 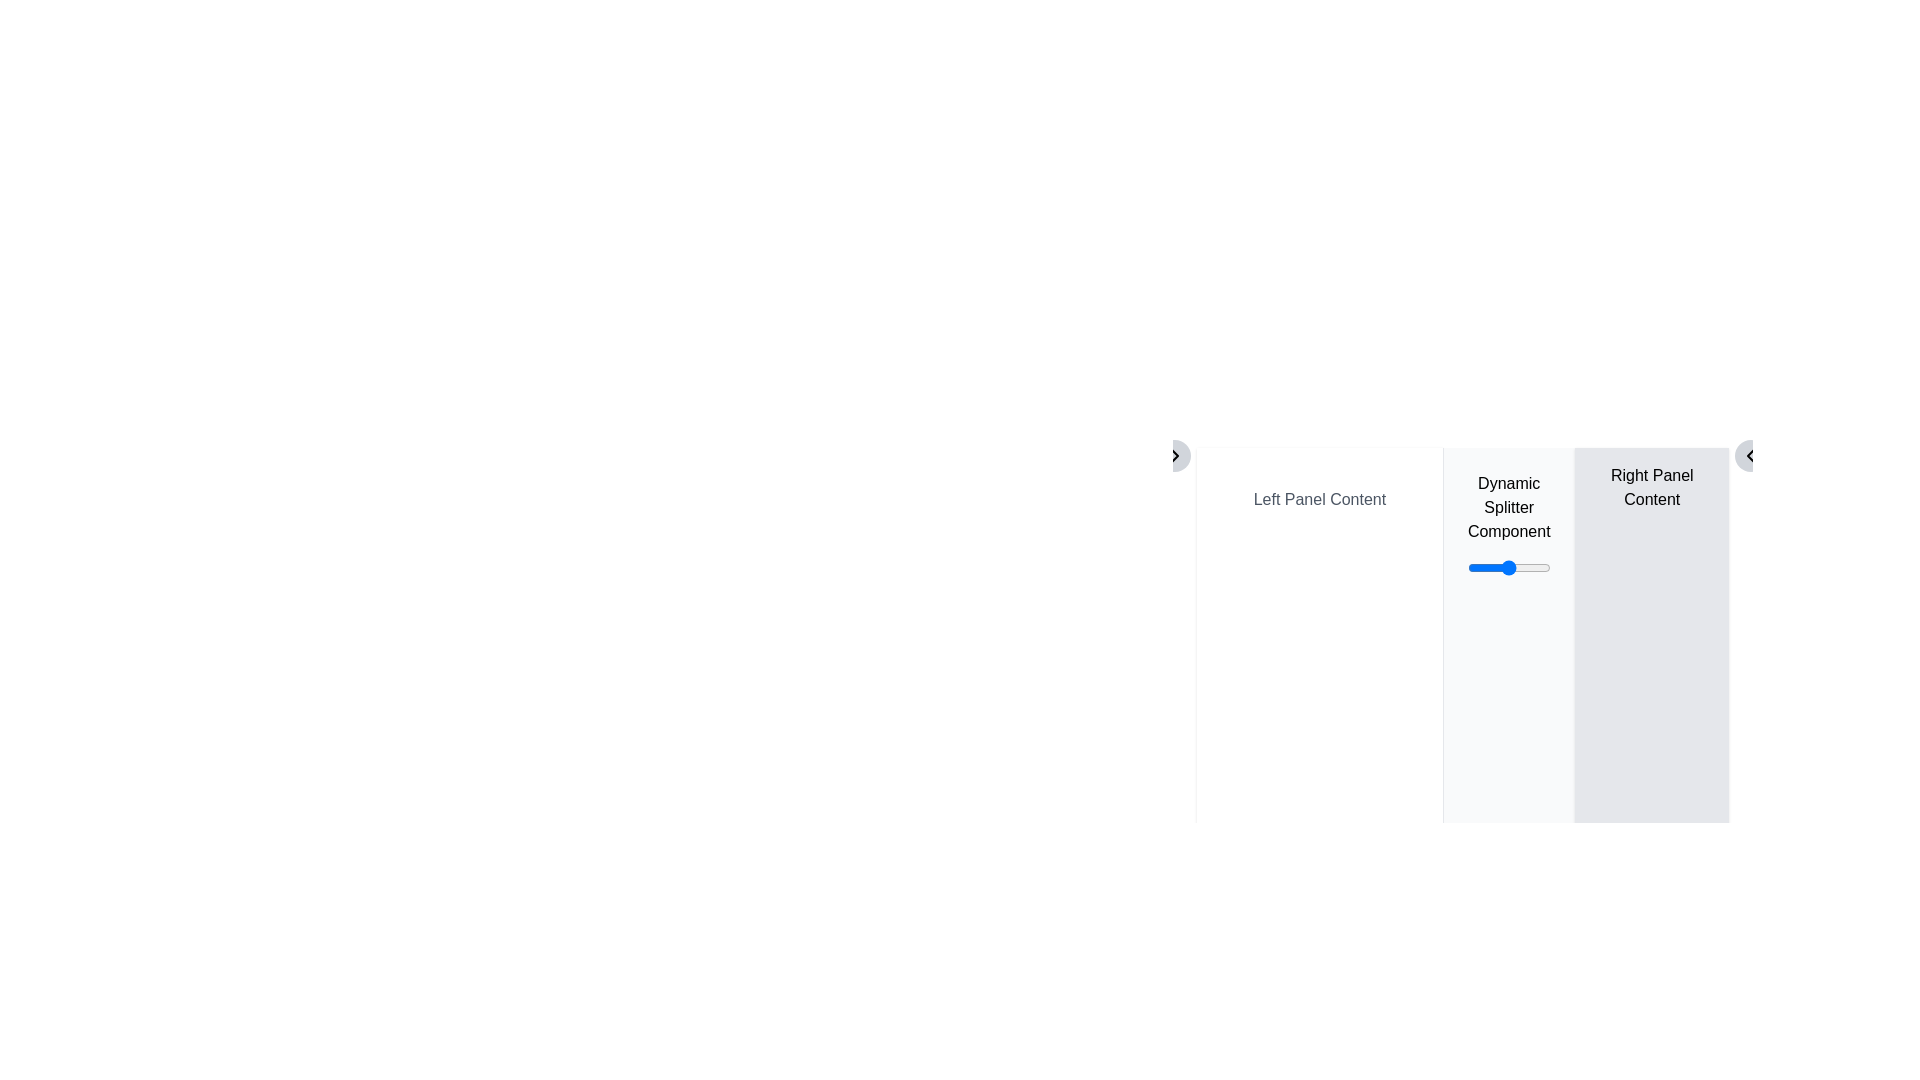 What do you see at coordinates (1750, 455) in the screenshot?
I see `the button that collapses or closes the left panel, located at the top right corner above the 'Left Panel Content' label` at bounding box center [1750, 455].